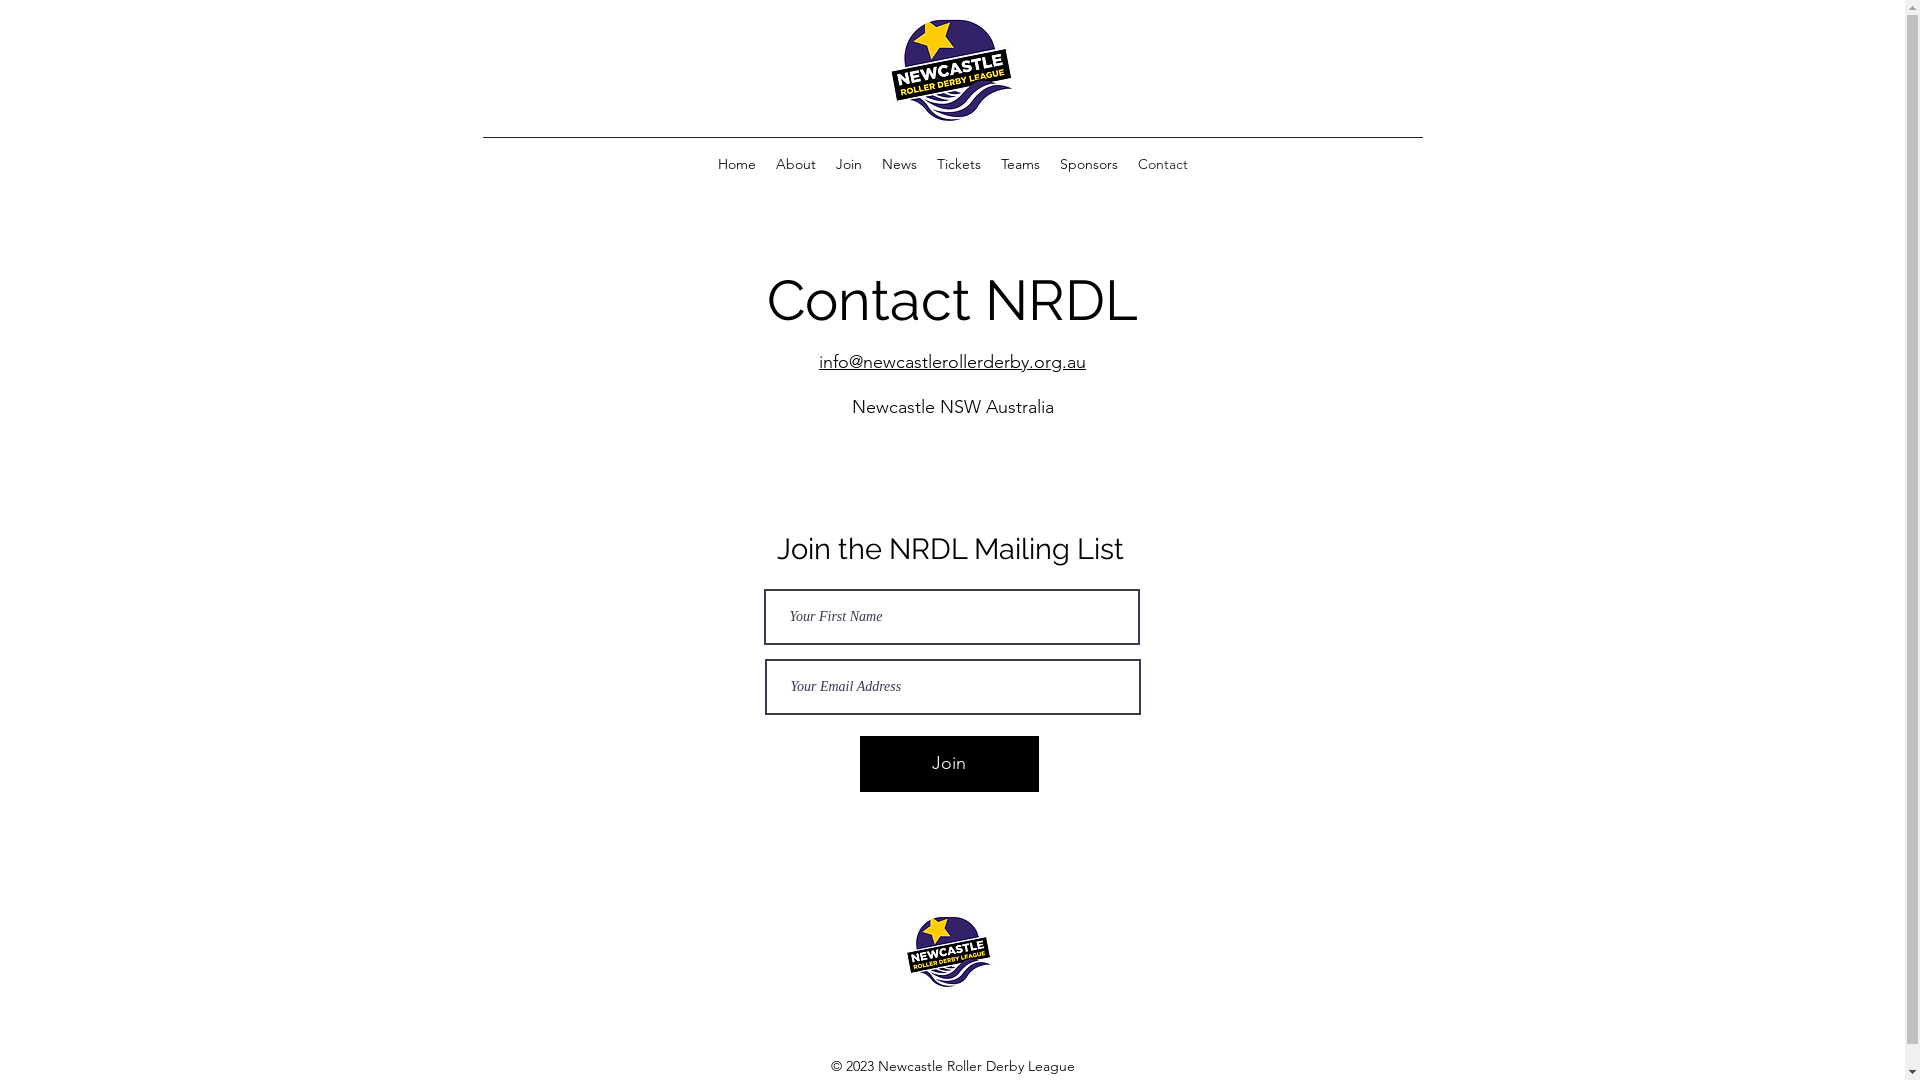  Describe the element at coordinates (948, 951) in the screenshot. I see `'NRDL-Logo-Cut-out-1024x833.png'` at that location.